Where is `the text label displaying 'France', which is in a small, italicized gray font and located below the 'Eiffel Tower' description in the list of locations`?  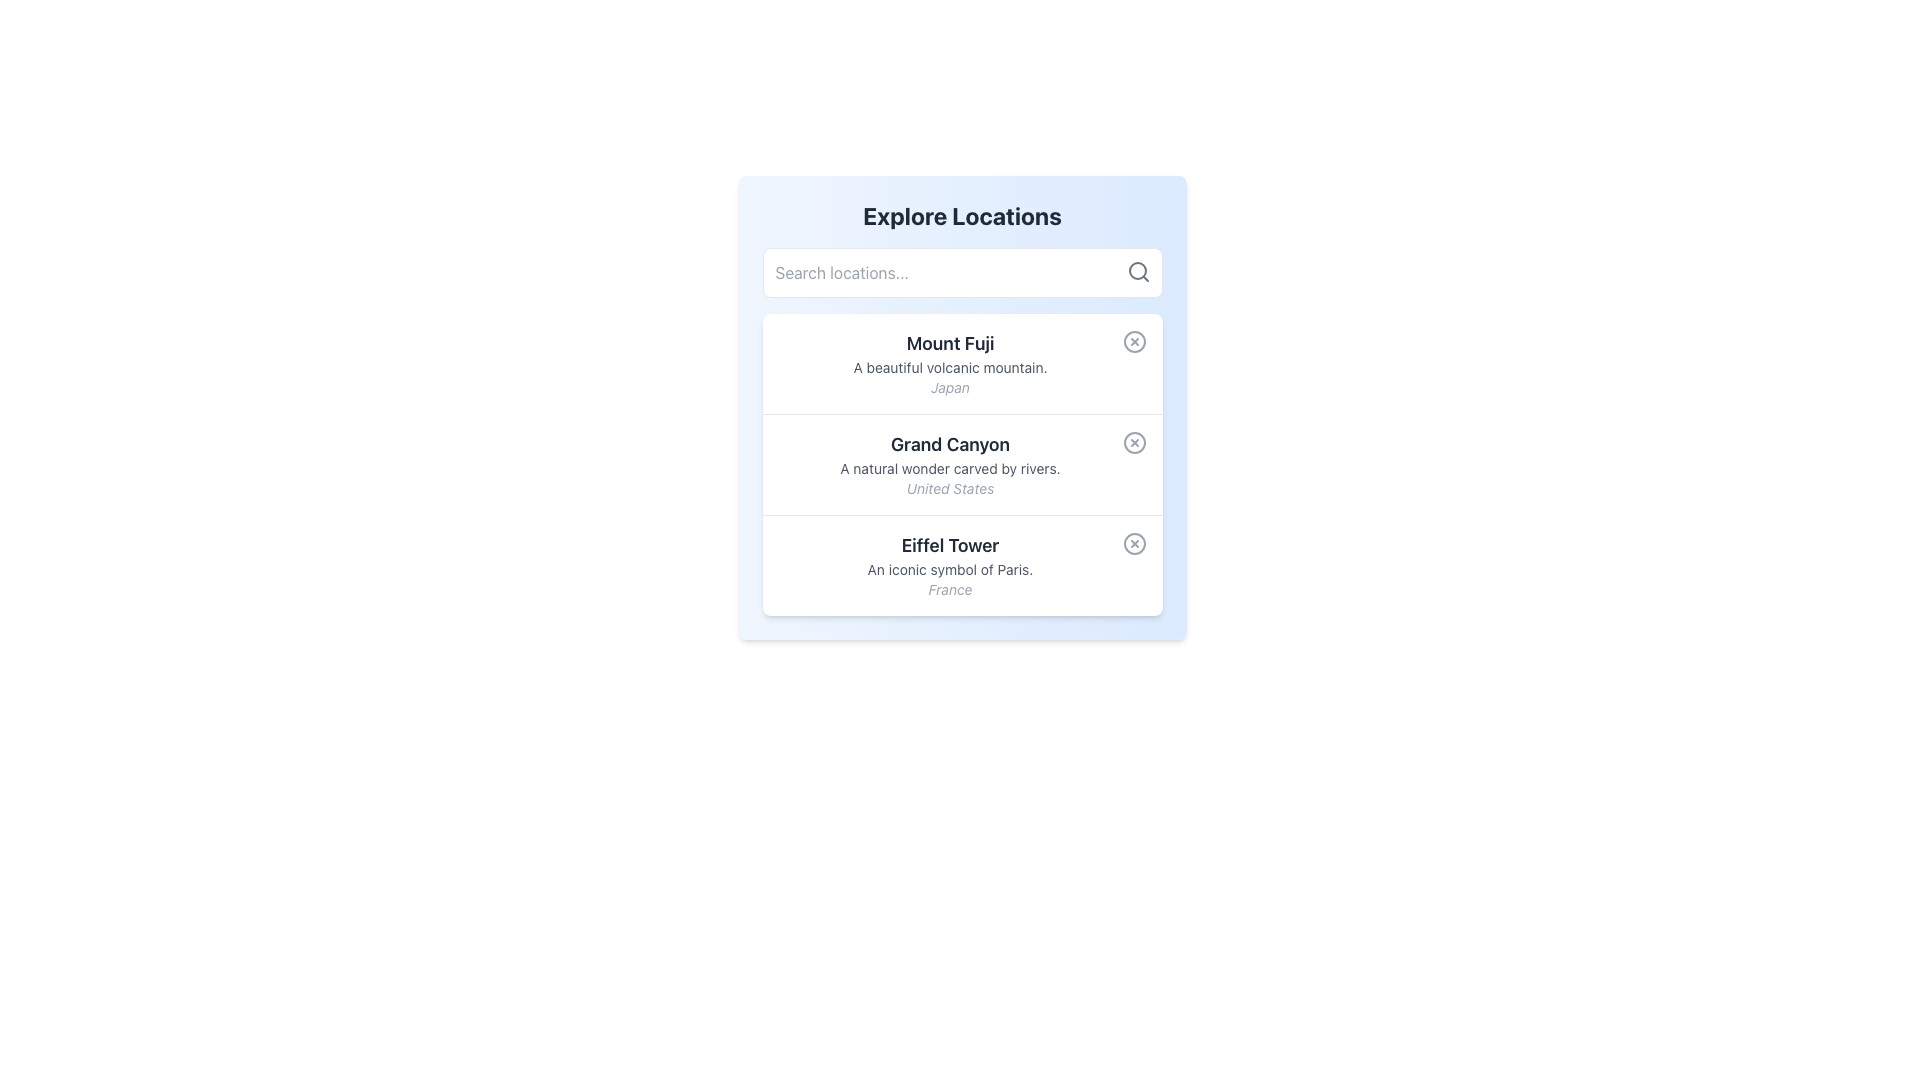 the text label displaying 'France', which is in a small, italicized gray font and located below the 'Eiffel Tower' description in the list of locations is located at coordinates (949, 589).